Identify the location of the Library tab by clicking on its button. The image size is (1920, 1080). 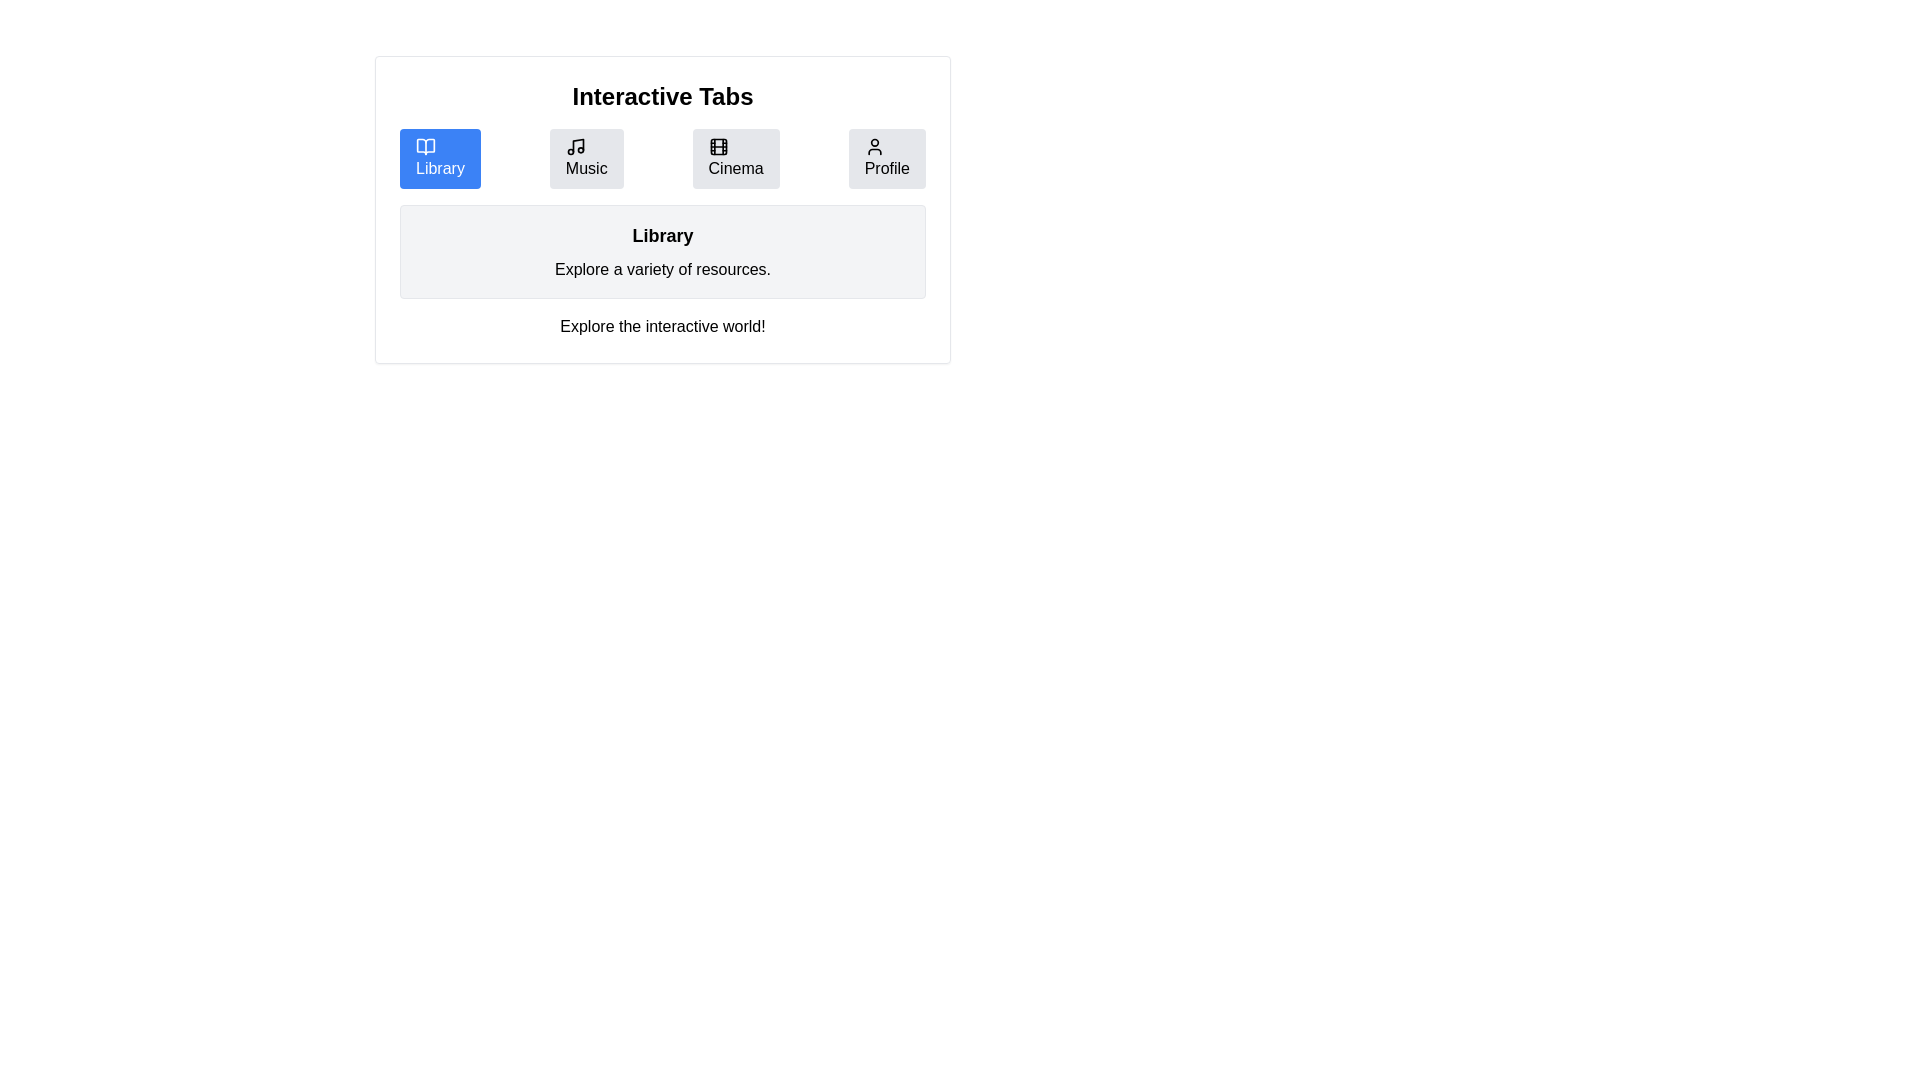
(439, 157).